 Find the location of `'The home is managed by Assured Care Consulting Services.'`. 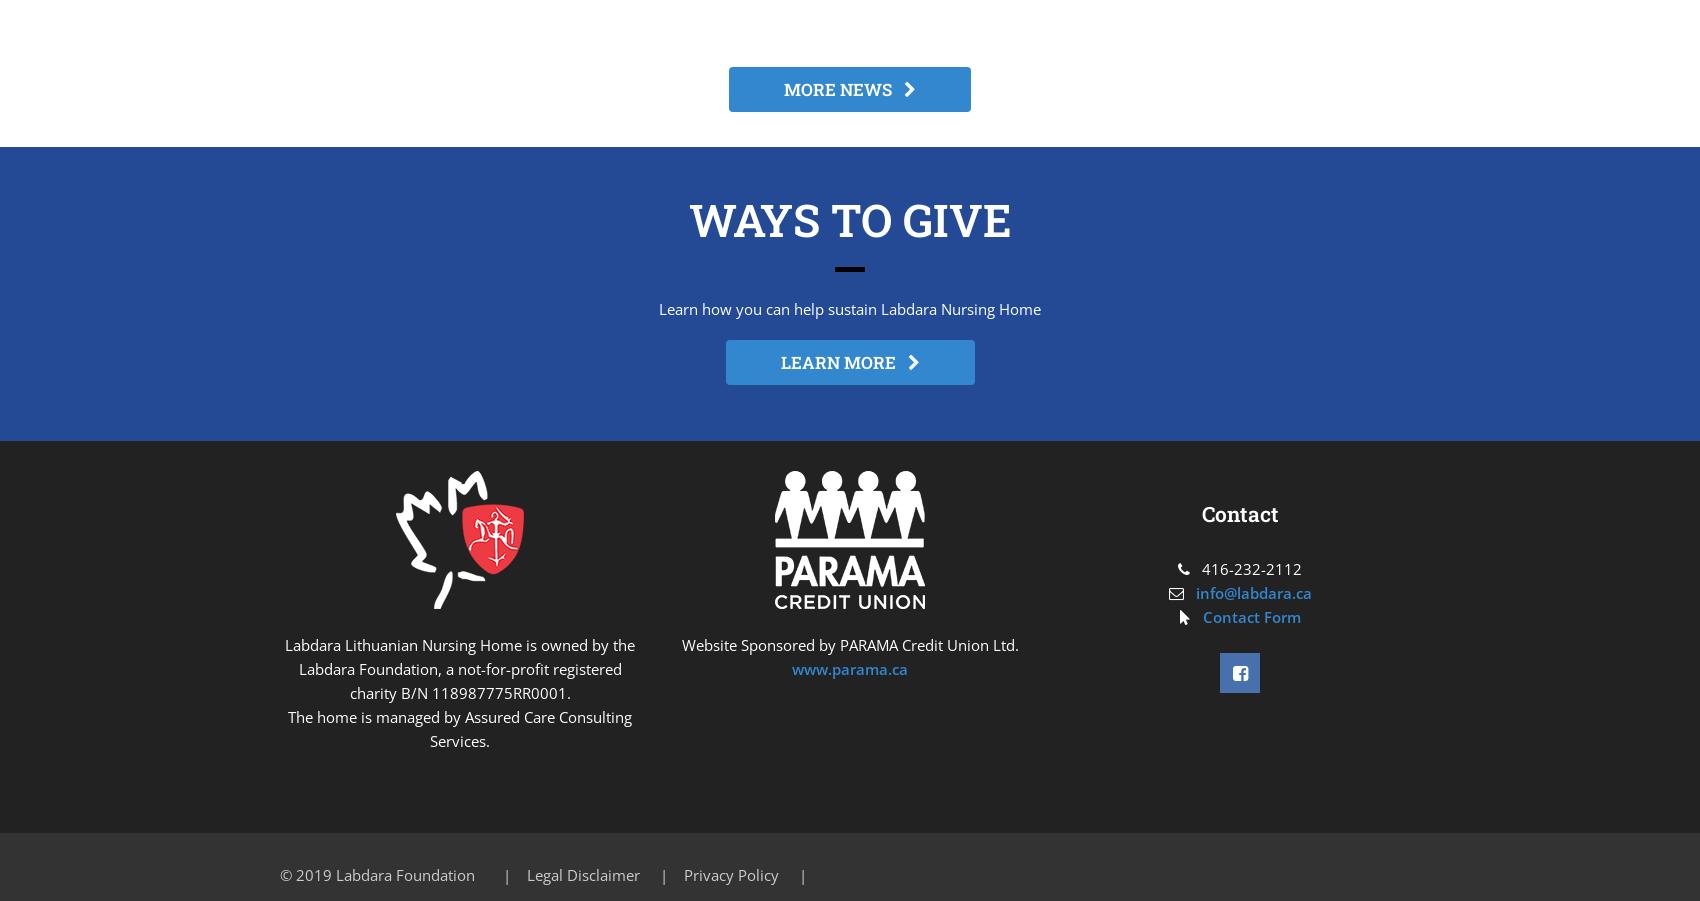

'The home is managed by Assured Care Consulting Services.' is located at coordinates (460, 727).